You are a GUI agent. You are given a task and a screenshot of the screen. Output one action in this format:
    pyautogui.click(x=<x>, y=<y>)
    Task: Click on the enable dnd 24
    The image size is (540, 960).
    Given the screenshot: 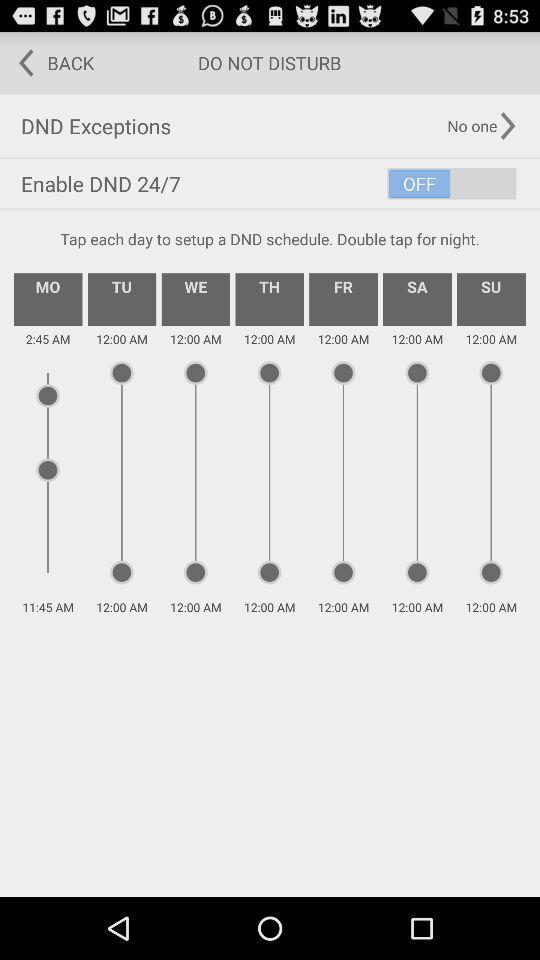 What is the action you would take?
    pyautogui.click(x=270, y=183)
    